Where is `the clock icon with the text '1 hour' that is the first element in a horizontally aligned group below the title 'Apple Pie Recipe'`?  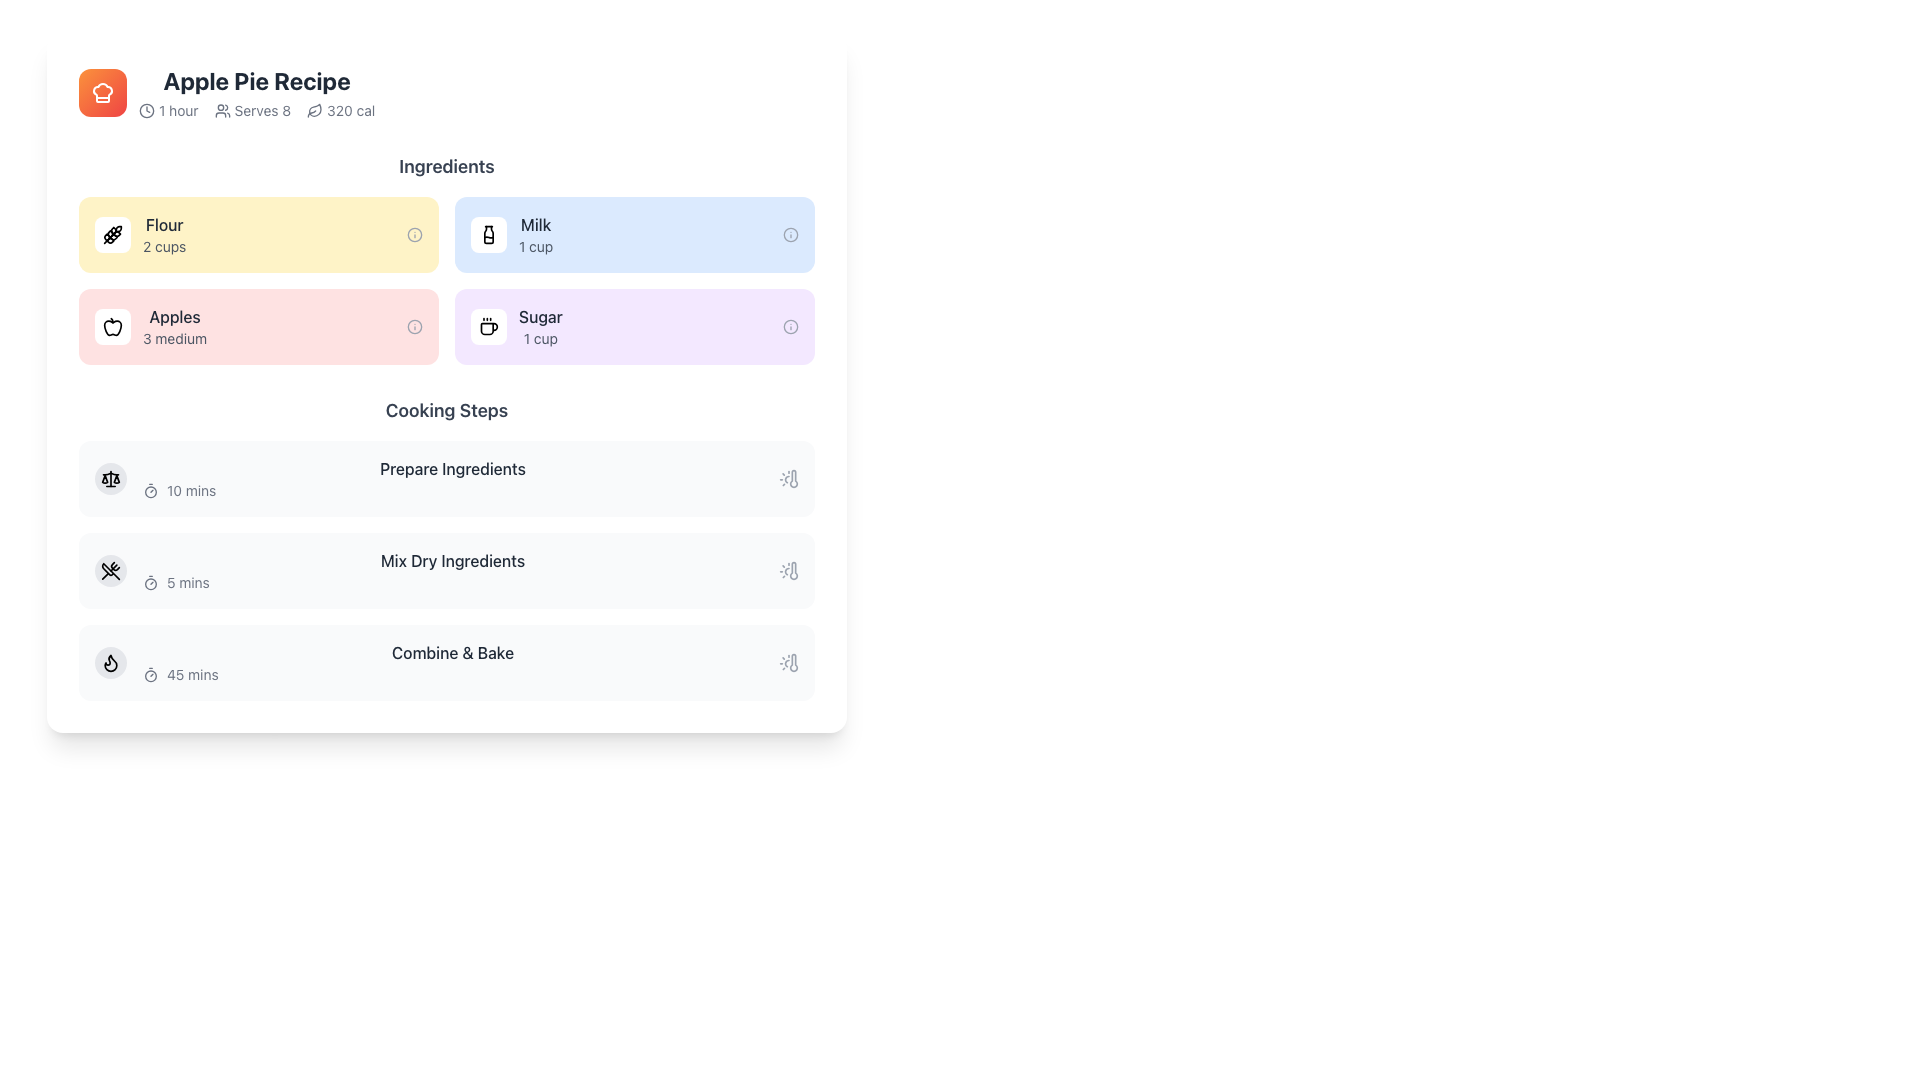
the clock icon with the text '1 hour' that is the first element in a horizontally aligned group below the title 'Apple Pie Recipe' is located at coordinates (168, 111).